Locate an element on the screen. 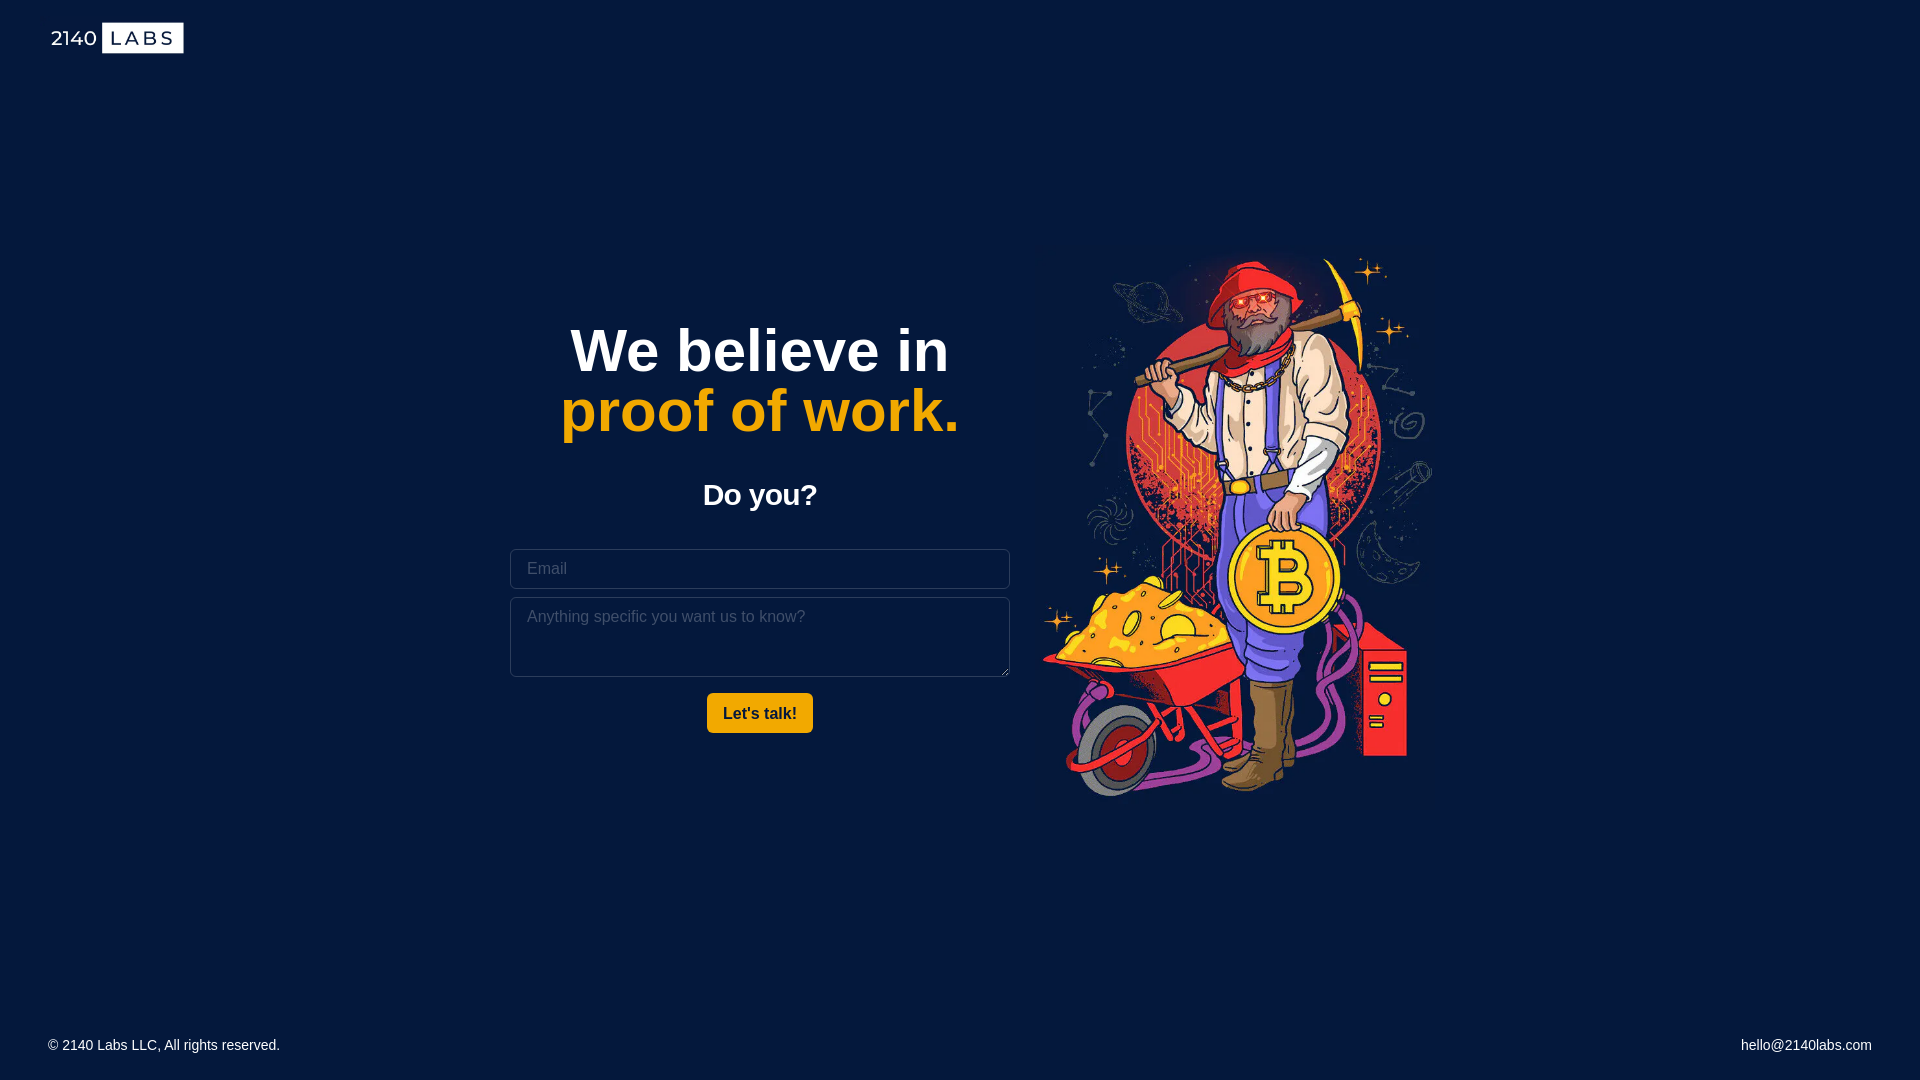 Image resolution: width=1920 pixels, height=1080 pixels. 'Let's talk!' is located at coordinates (758, 712).